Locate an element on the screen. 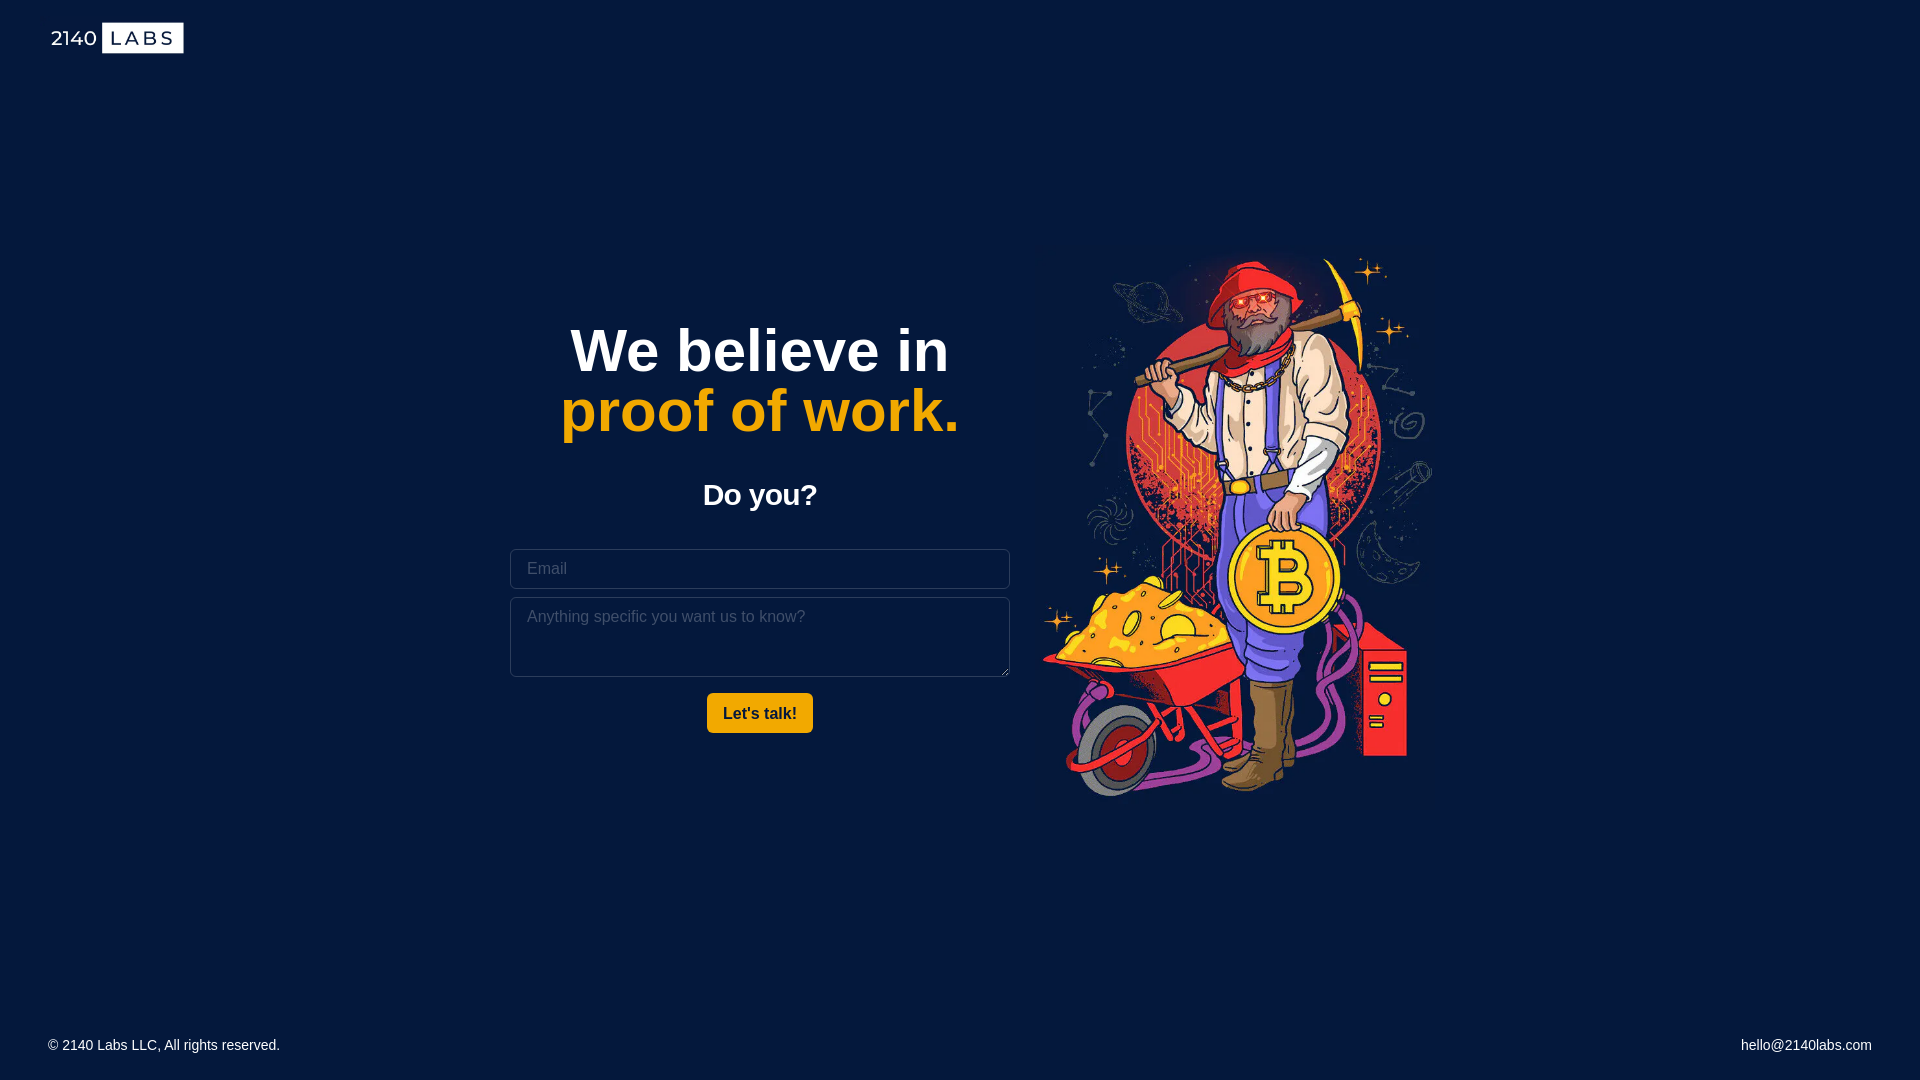 Image resolution: width=1920 pixels, height=1080 pixels. 'Let's talk!' is located at coordinates (758, 712).